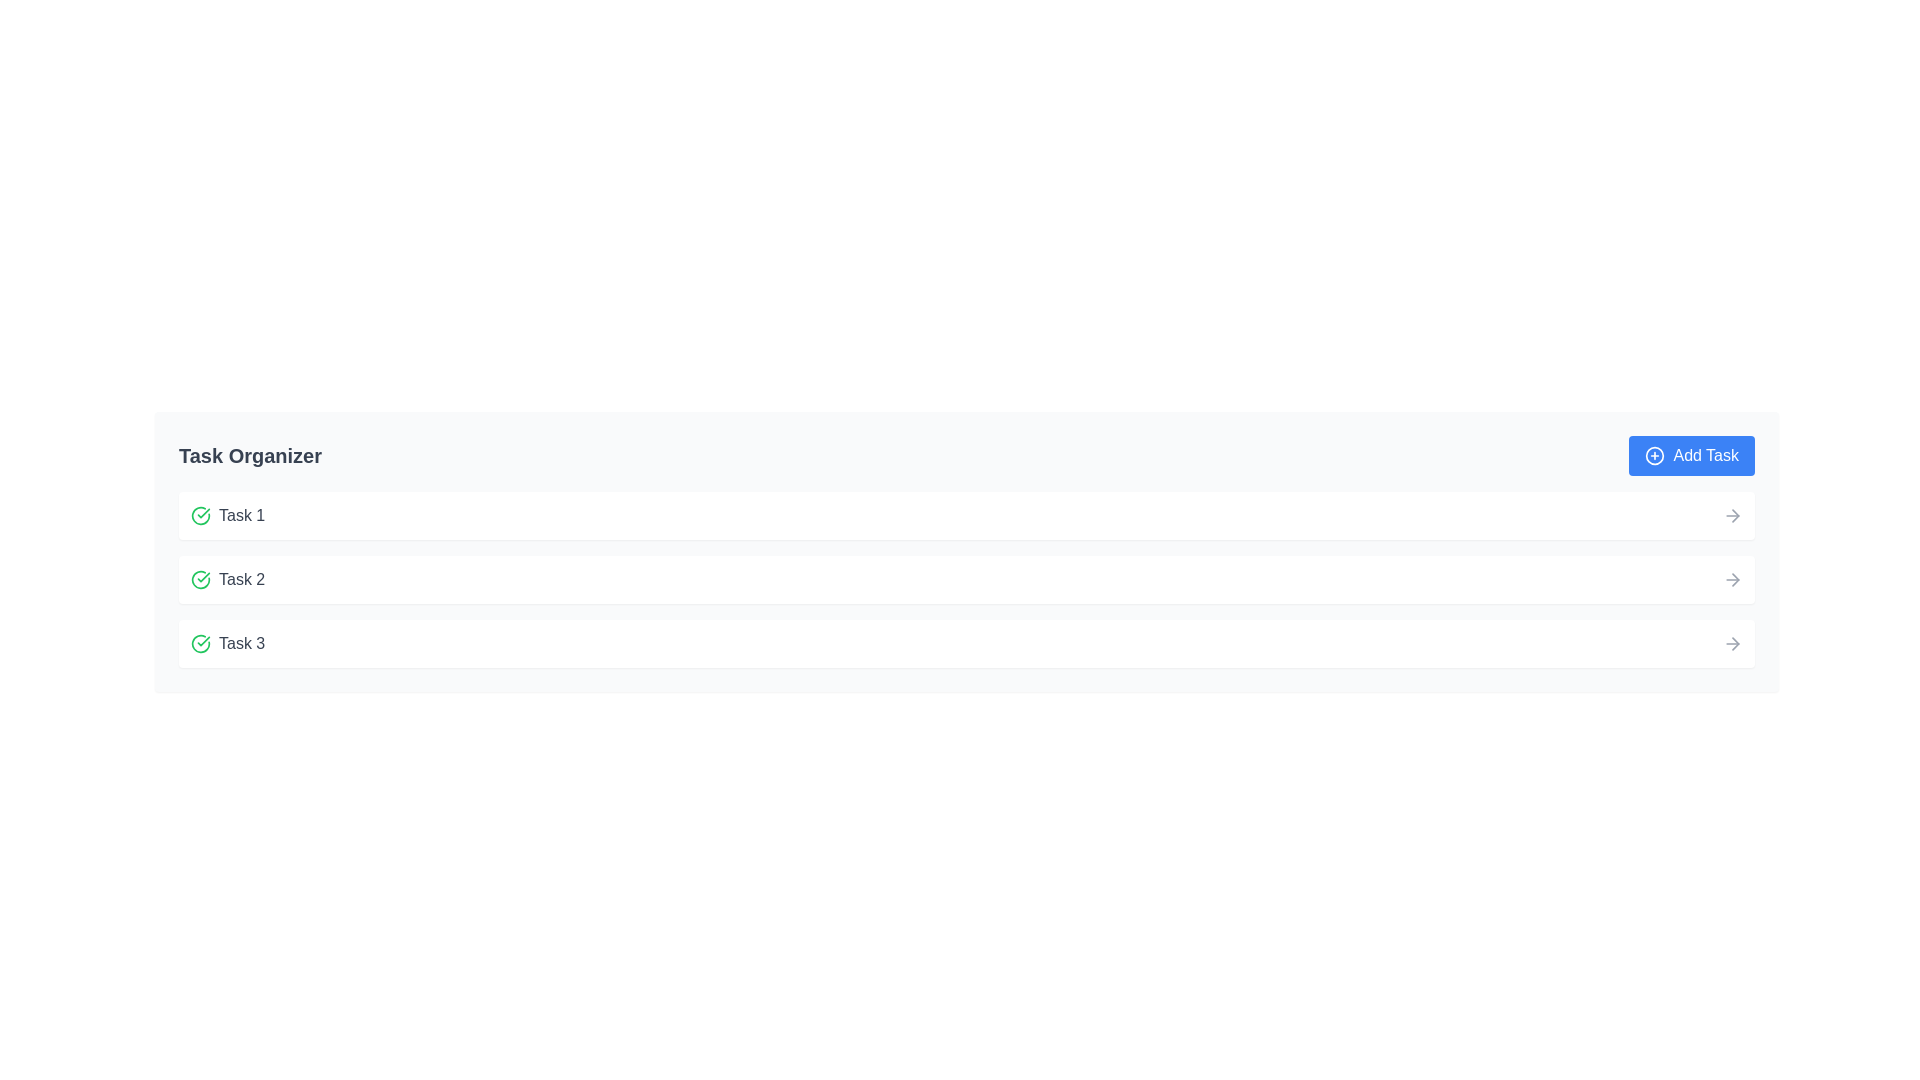  Describe the element at coordinates (1731, 644) in the screenshot. I see `the rightward arrow icon with a light gray outline located at the far-right side of the 'Task 3' row, adjacent to the text 'Task 3'` at that location.